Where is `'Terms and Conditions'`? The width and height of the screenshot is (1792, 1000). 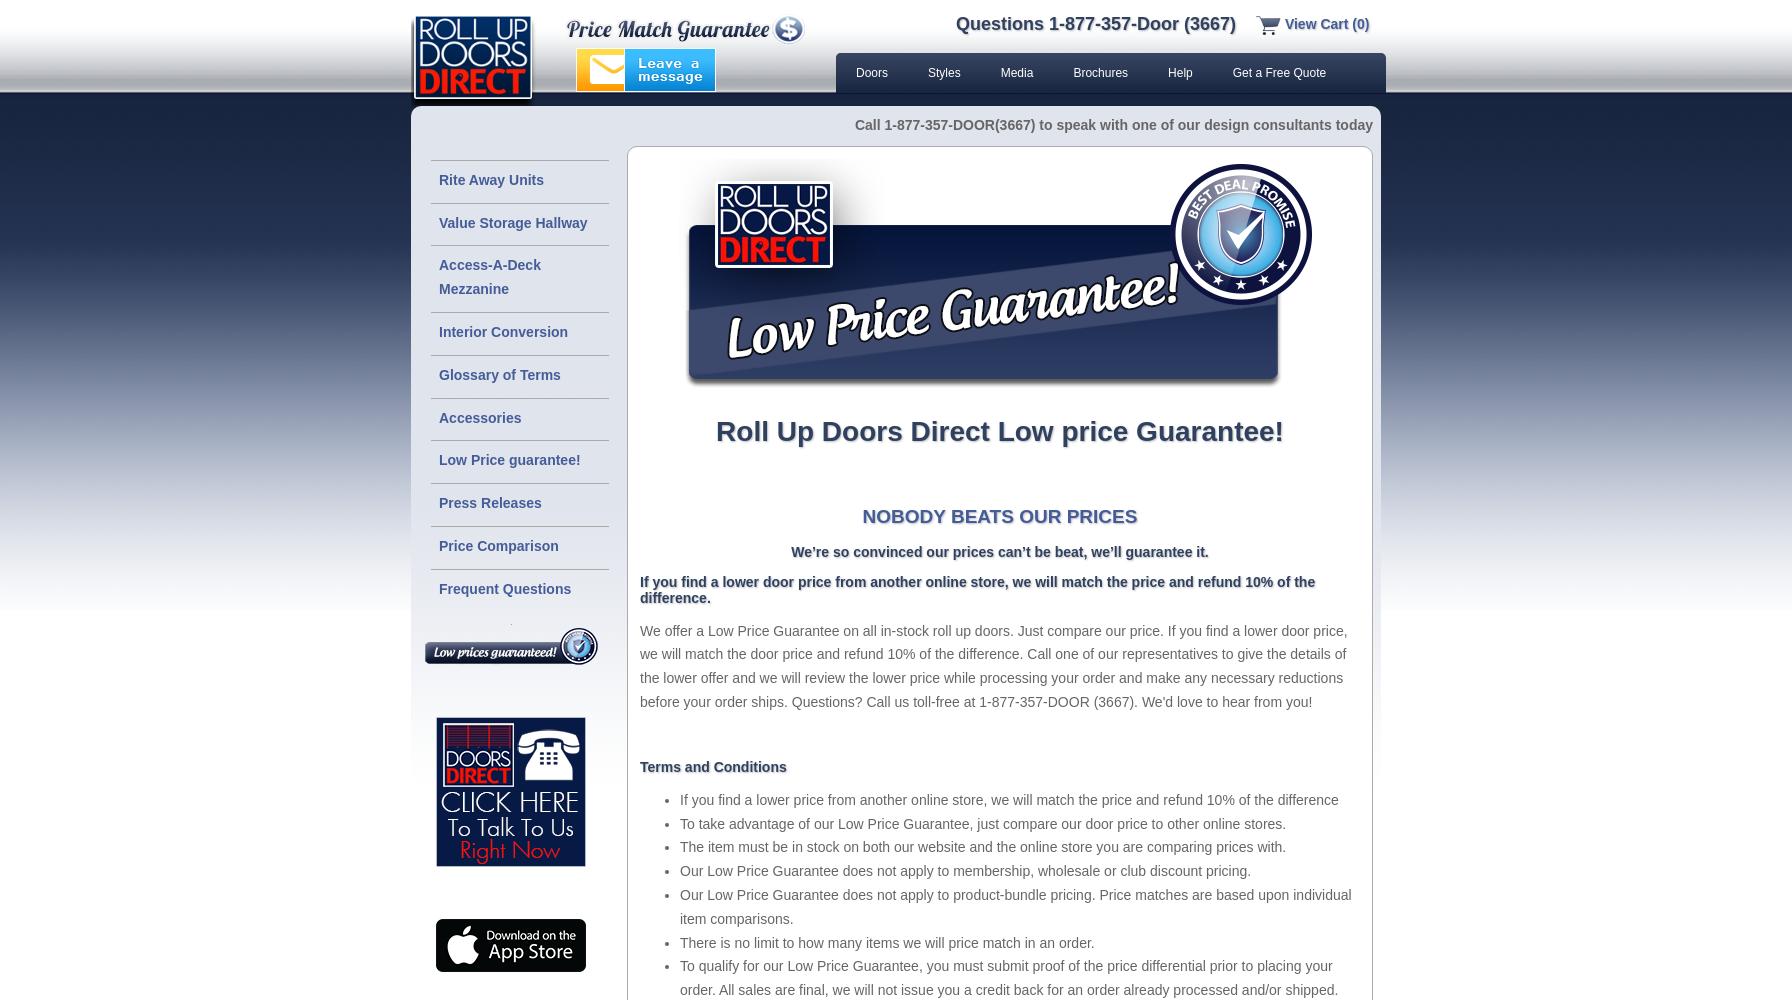
'Terms and Conditions' is located at coordinates (713, 766).